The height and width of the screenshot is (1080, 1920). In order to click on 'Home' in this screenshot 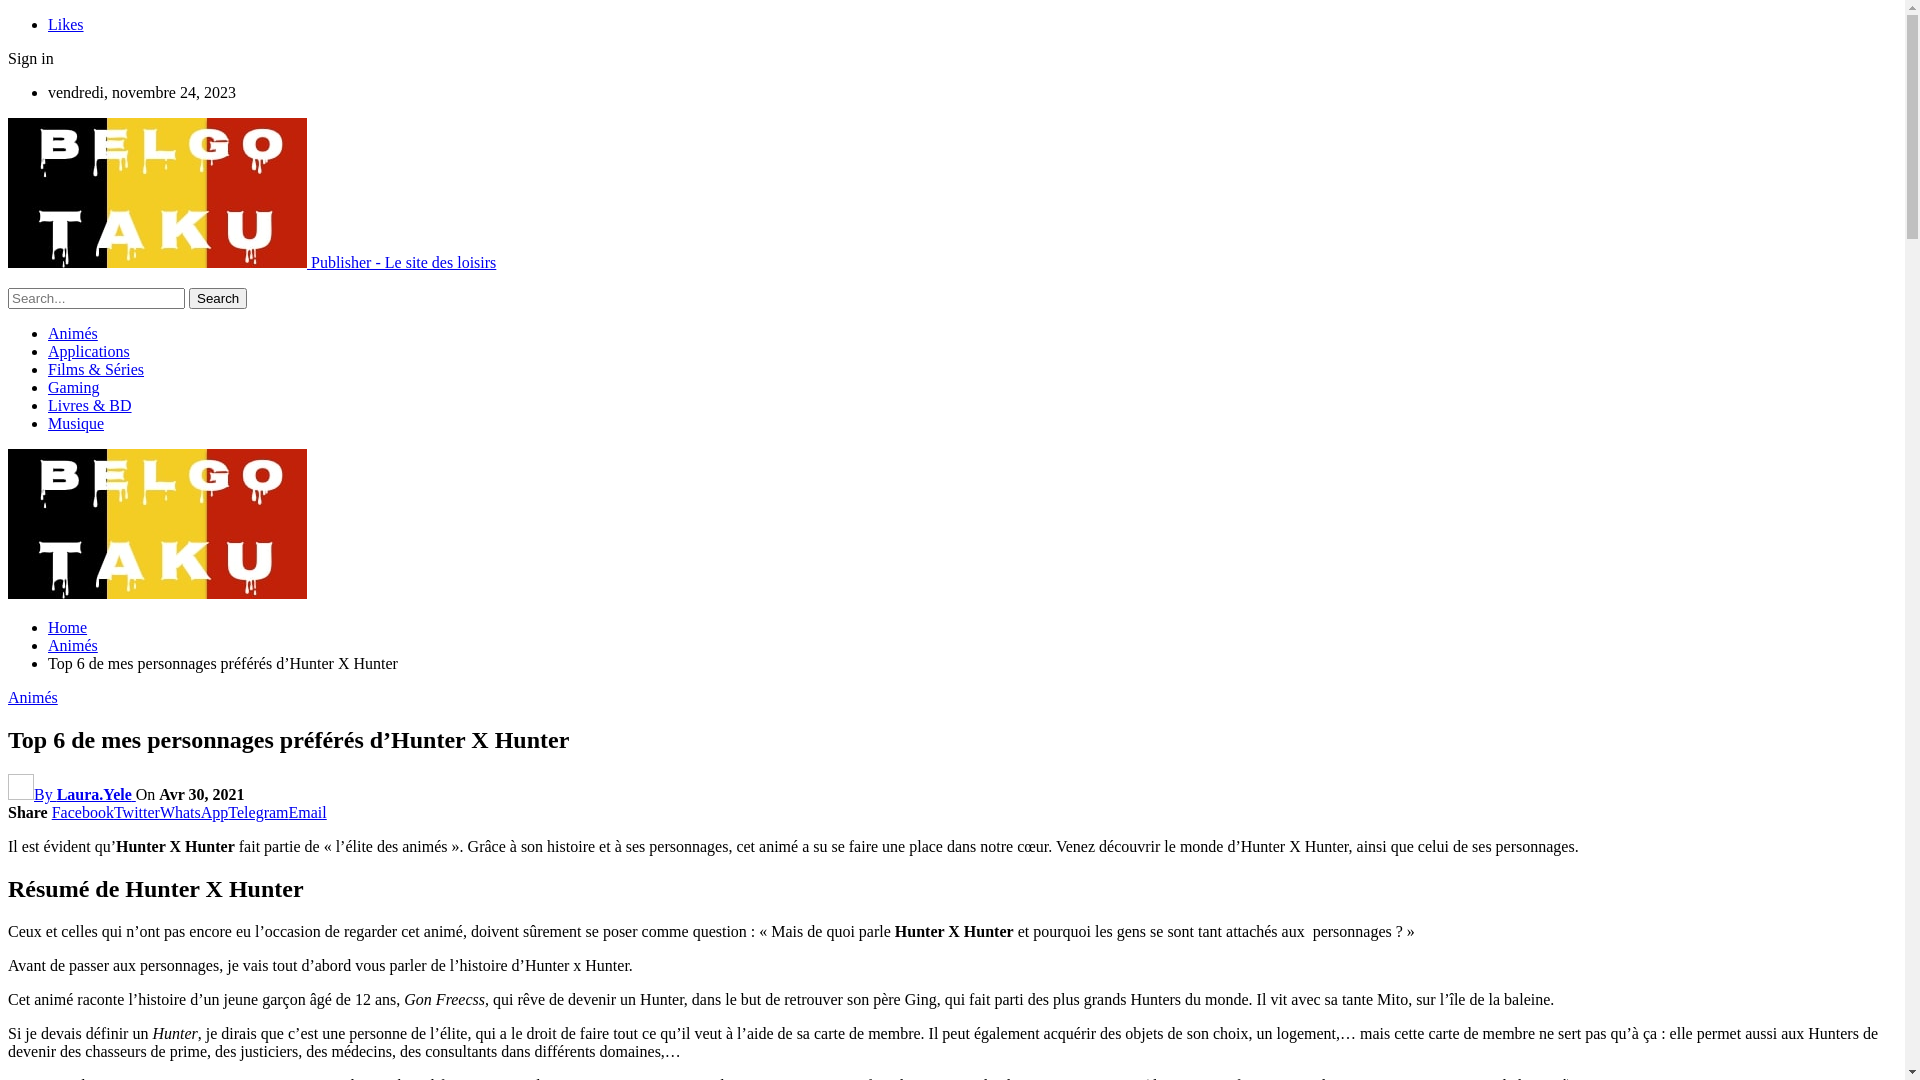, I will do `click(67, 626)`.